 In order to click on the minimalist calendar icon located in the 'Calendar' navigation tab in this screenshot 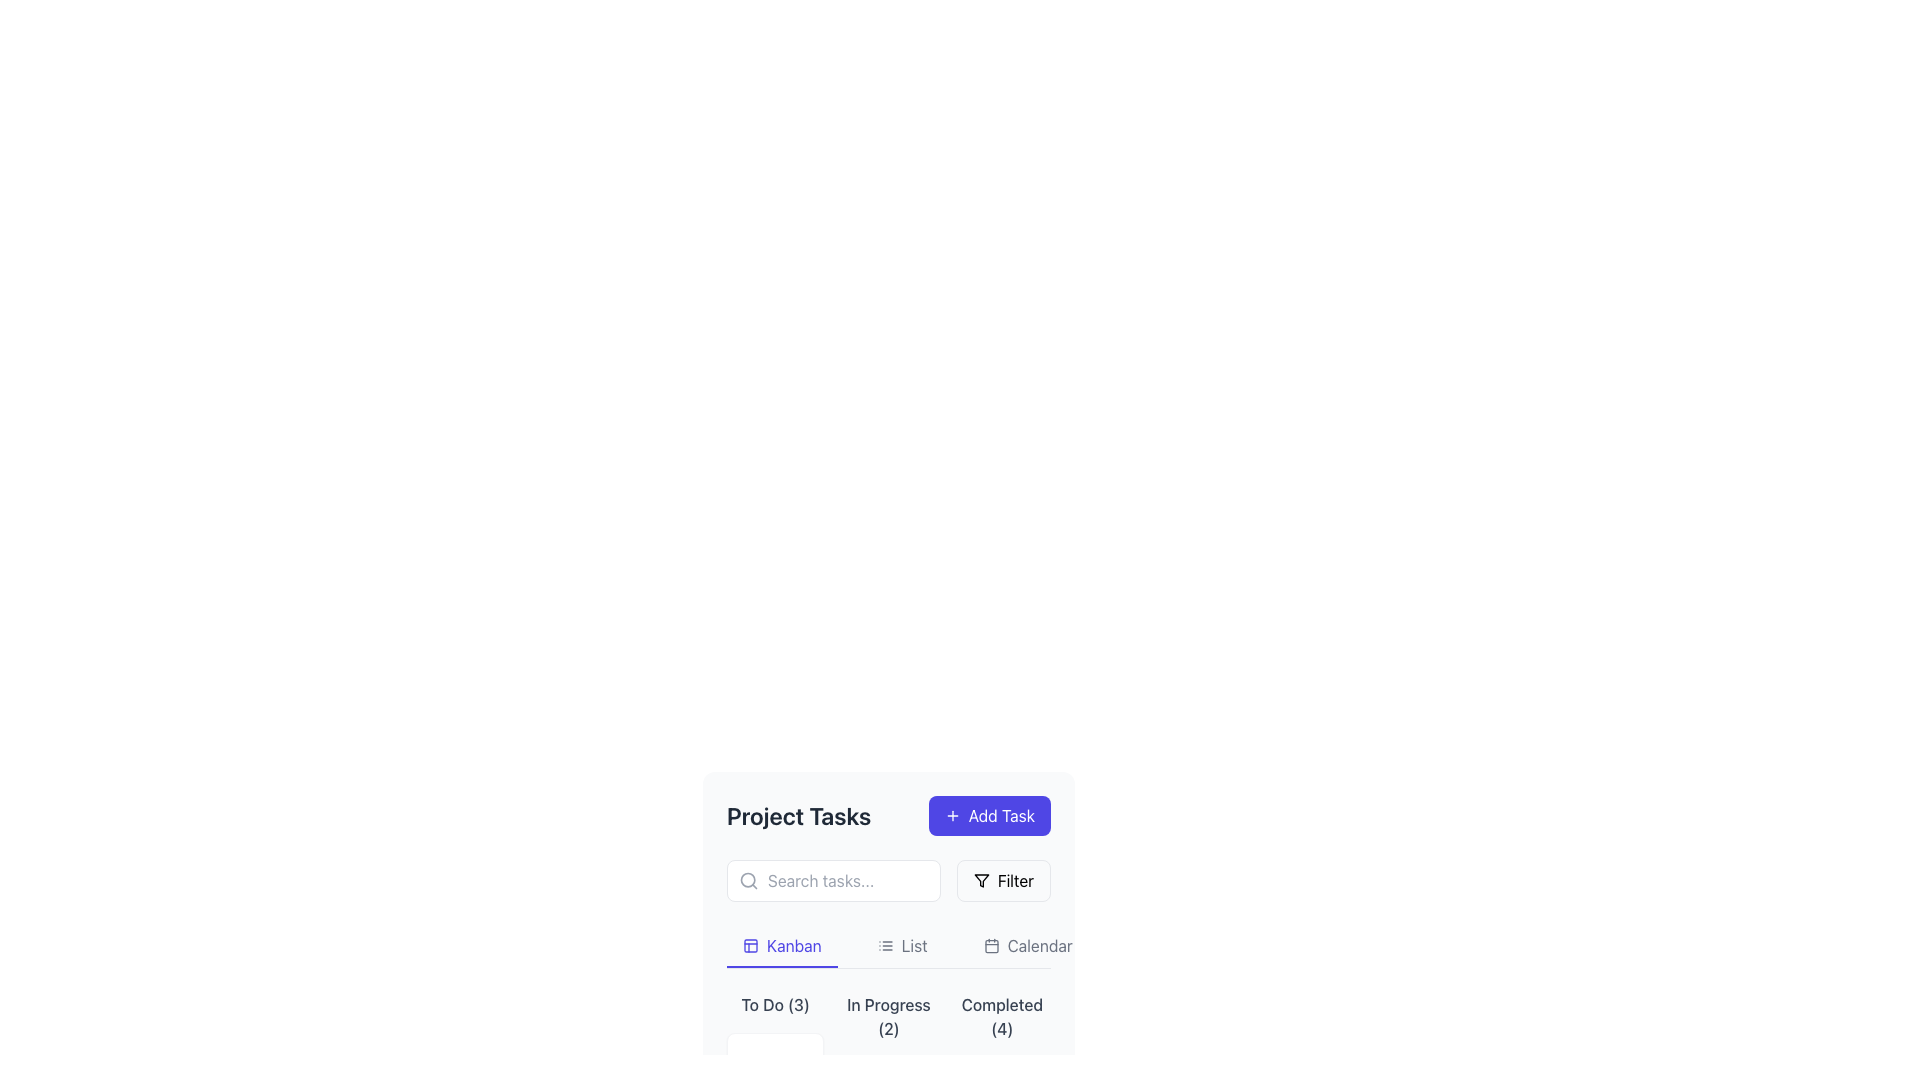, I will do `click(991, 945)`.